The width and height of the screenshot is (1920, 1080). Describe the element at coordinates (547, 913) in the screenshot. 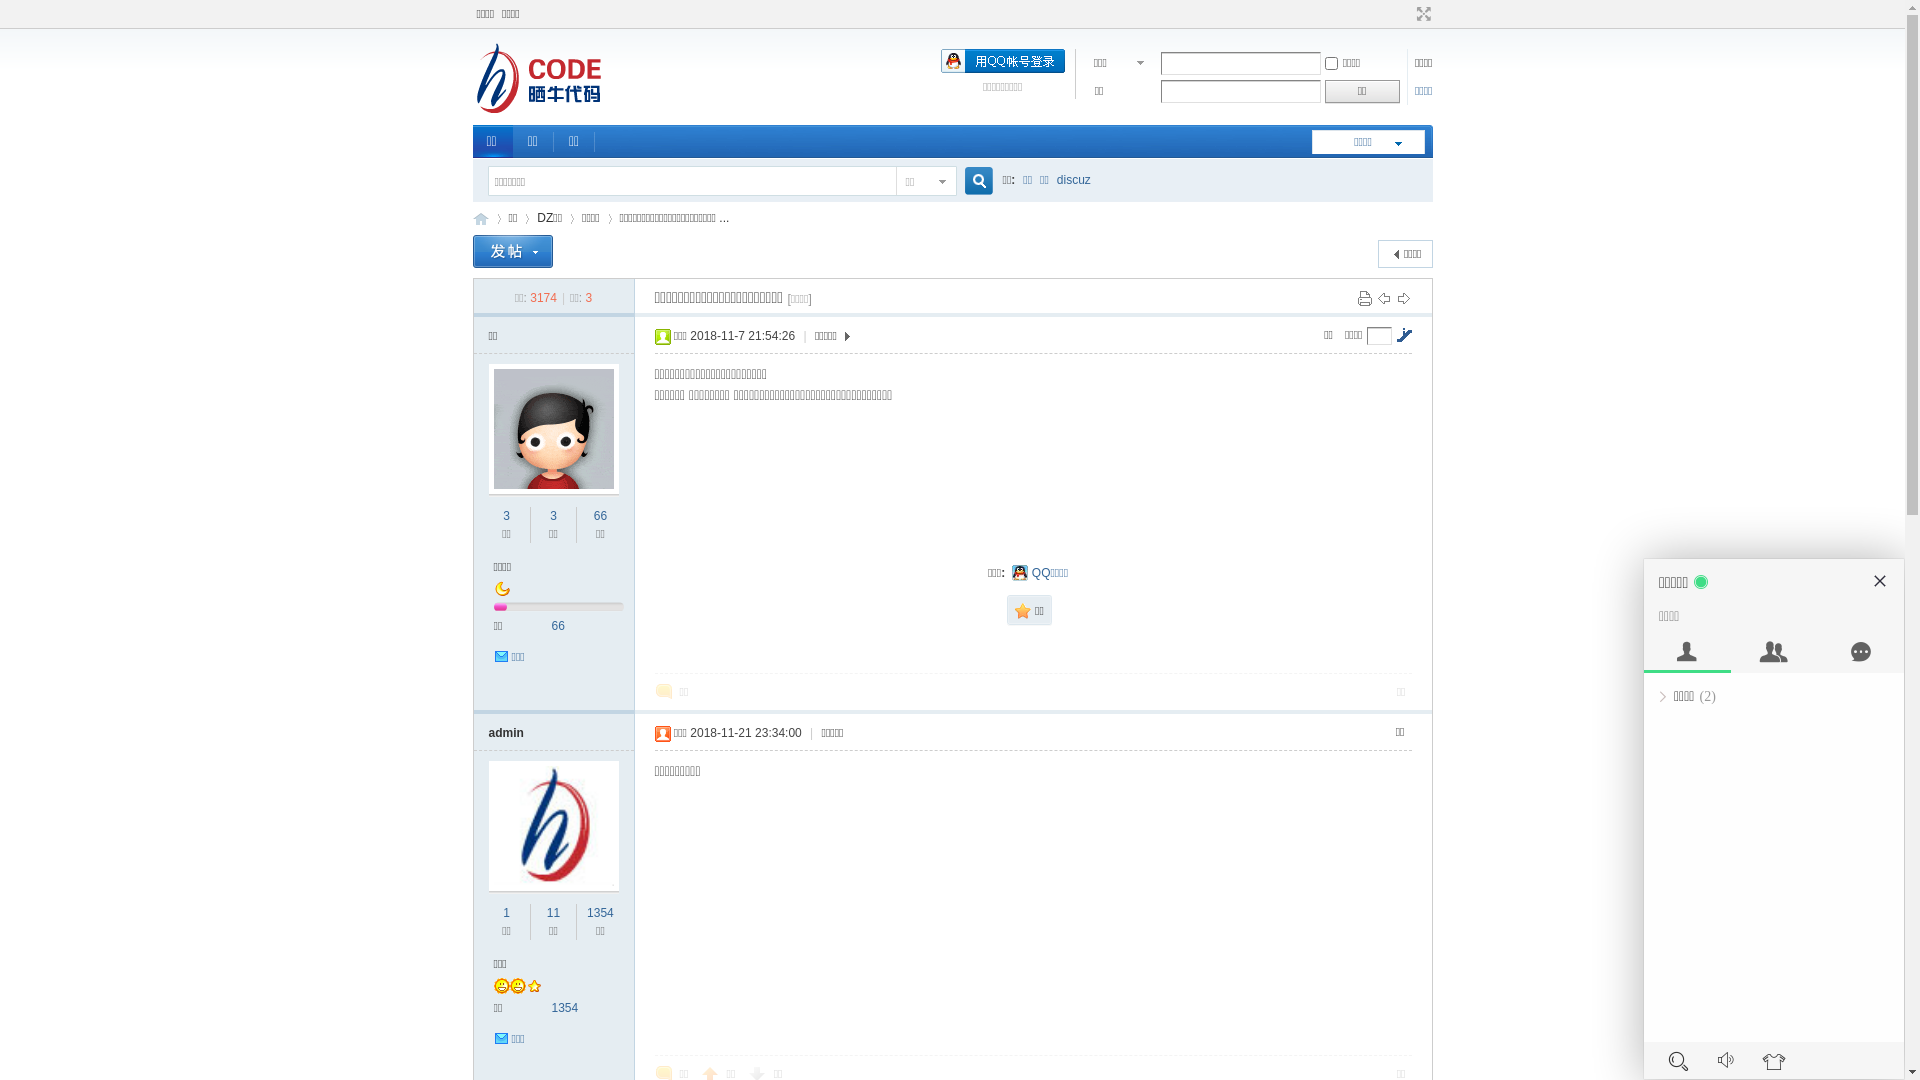

I see `'11'` at that location.